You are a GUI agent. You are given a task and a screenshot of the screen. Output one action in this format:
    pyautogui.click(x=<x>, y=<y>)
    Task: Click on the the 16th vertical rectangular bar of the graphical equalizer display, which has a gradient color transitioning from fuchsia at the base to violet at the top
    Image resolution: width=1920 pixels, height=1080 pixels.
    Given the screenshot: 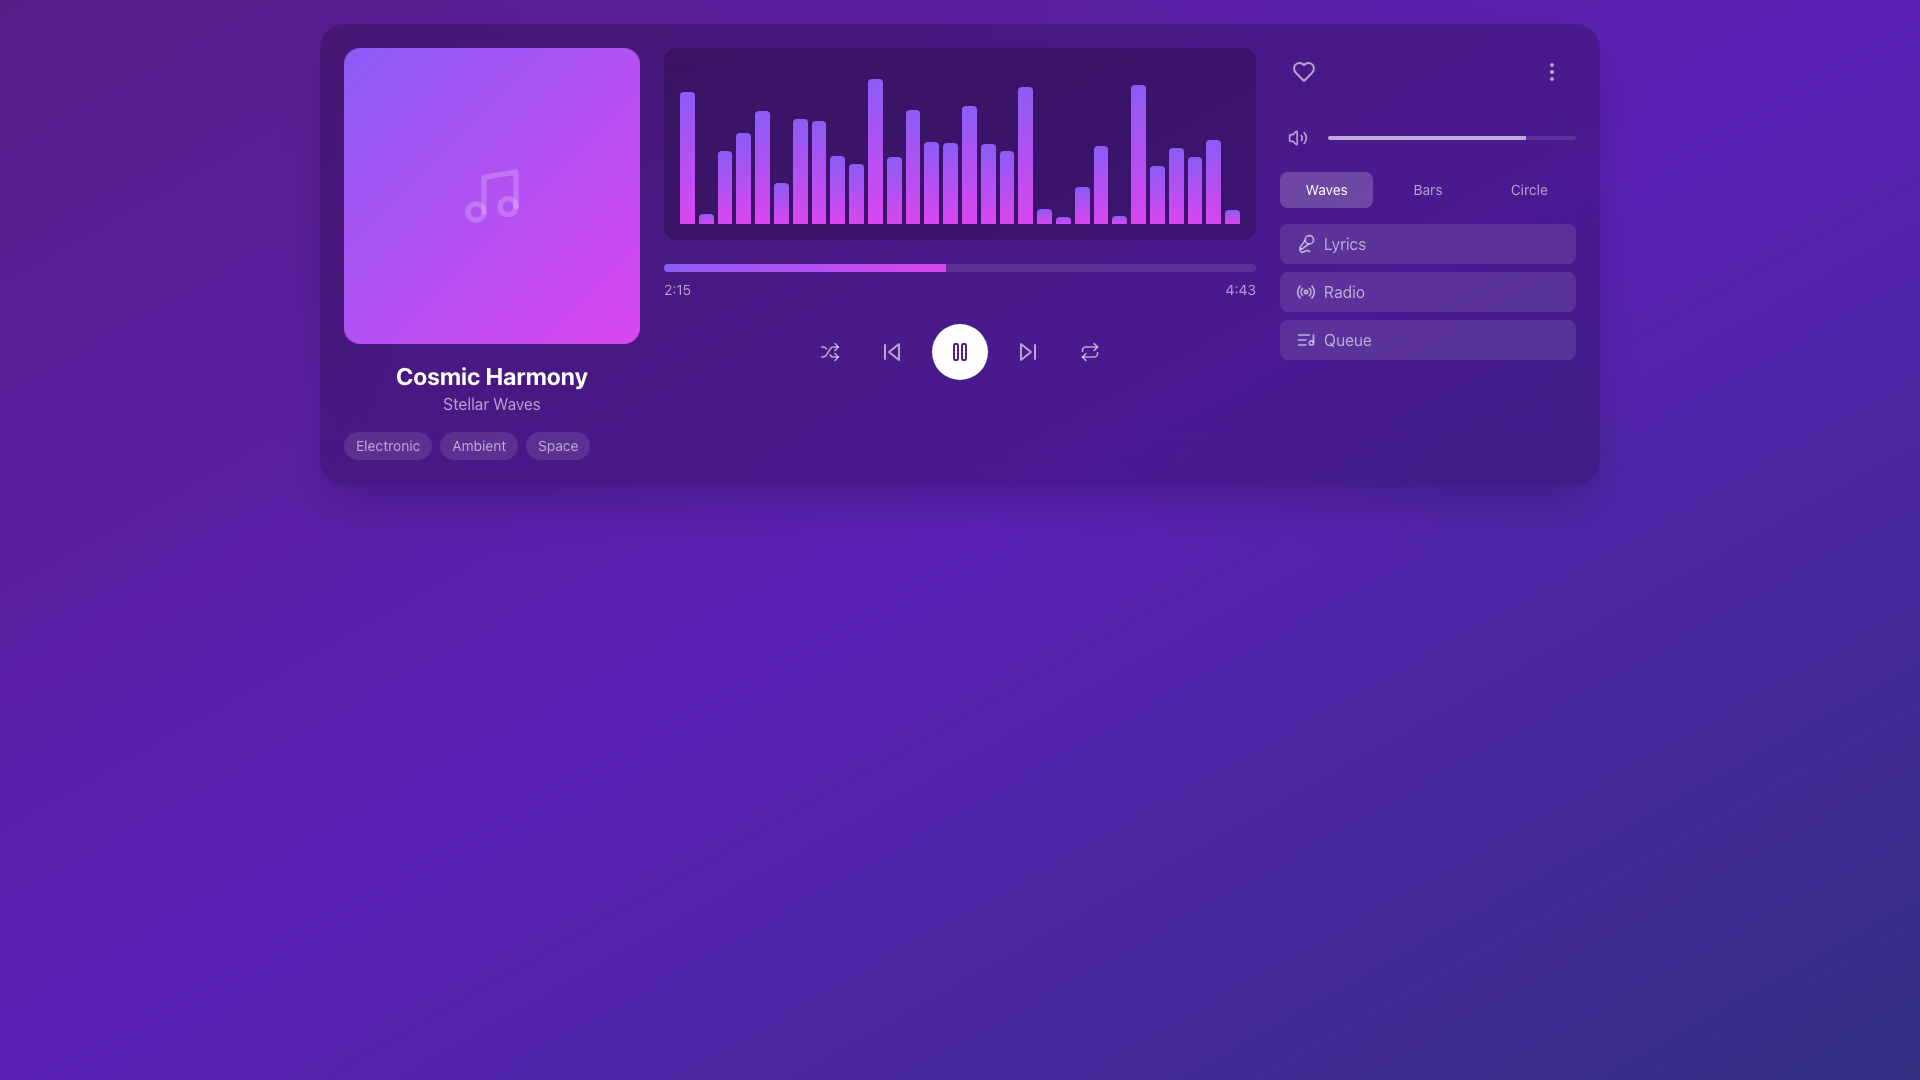 What is the action you would take?
    pyautogui.click(x=969, y=164)
    